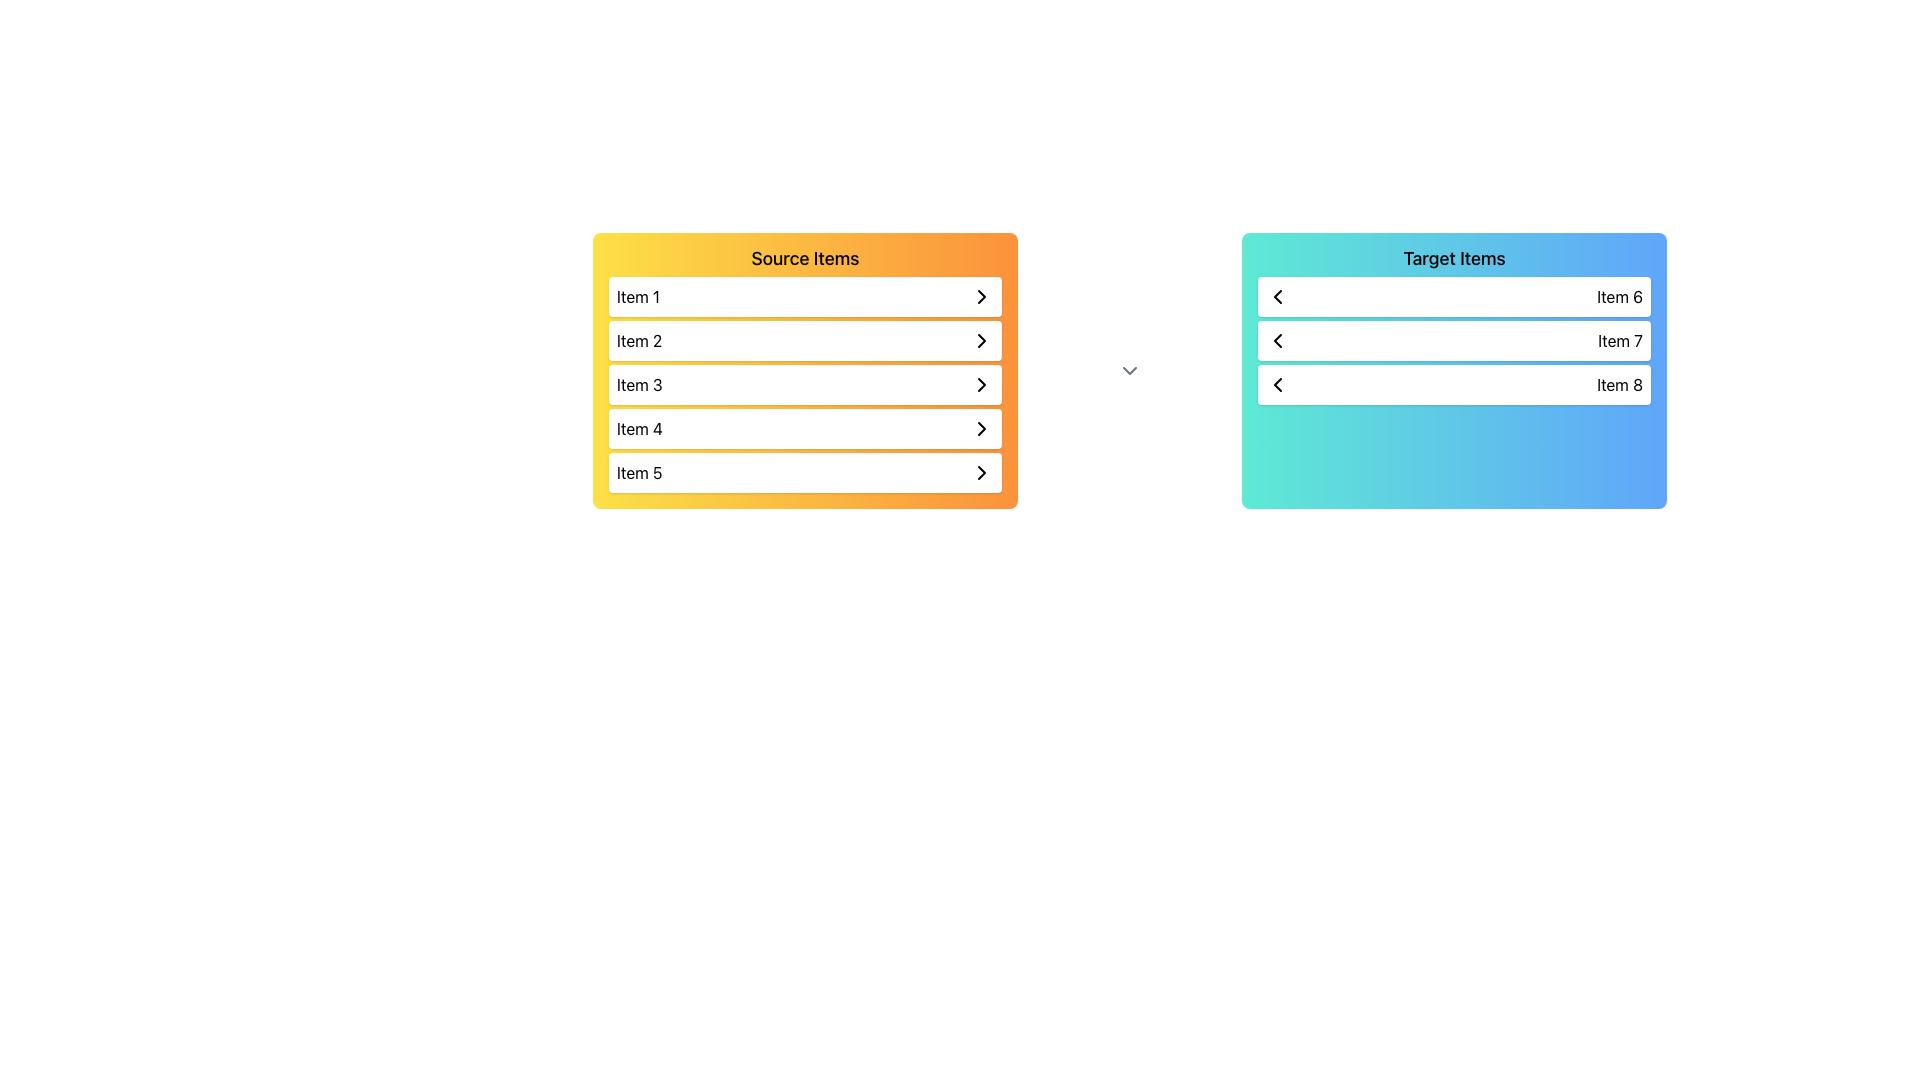  I want to click on the text label 'Item 4' which is part of the 'Source Items' list, located above 'Item 5' and below 'Item 3', so click(638, 427).